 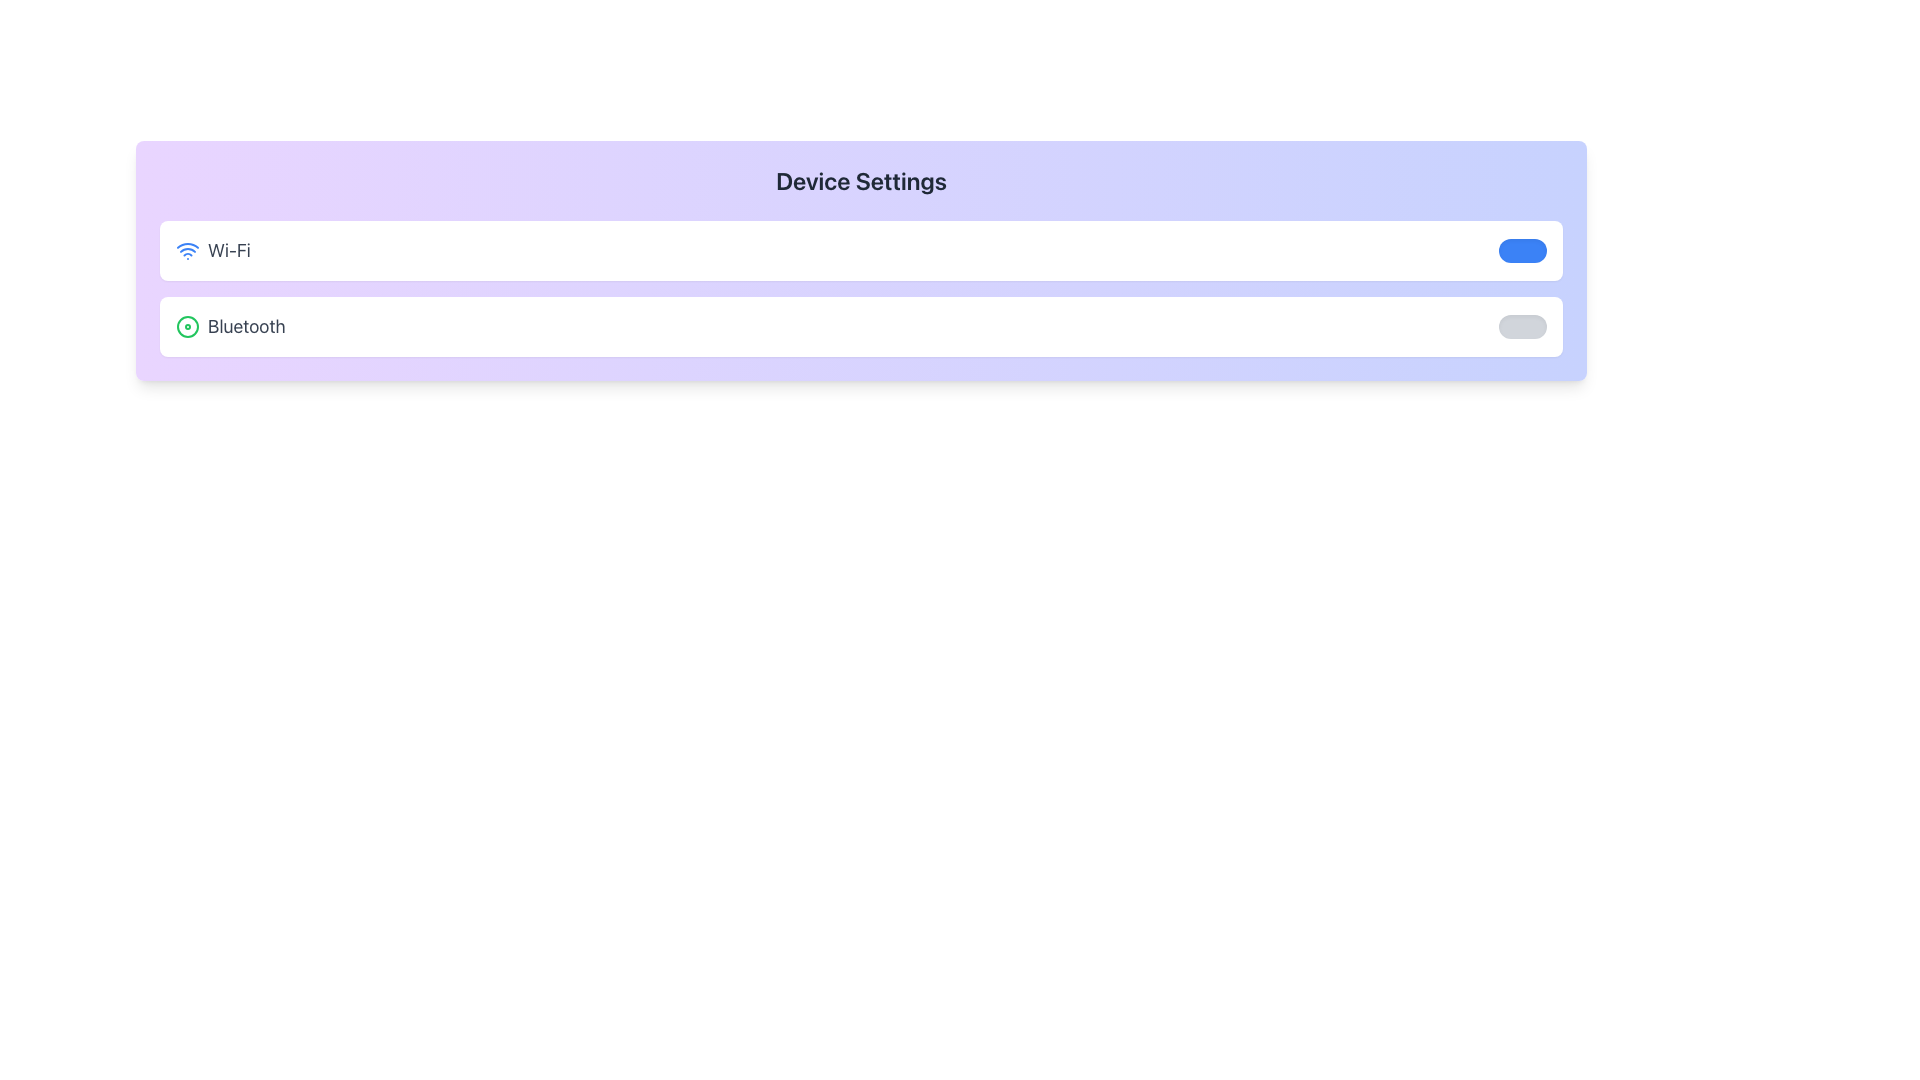 I want to click on the Bluetooth settings toggle, which is the second item in the list below the Wi-Fi section, so click(x=861, y=326).